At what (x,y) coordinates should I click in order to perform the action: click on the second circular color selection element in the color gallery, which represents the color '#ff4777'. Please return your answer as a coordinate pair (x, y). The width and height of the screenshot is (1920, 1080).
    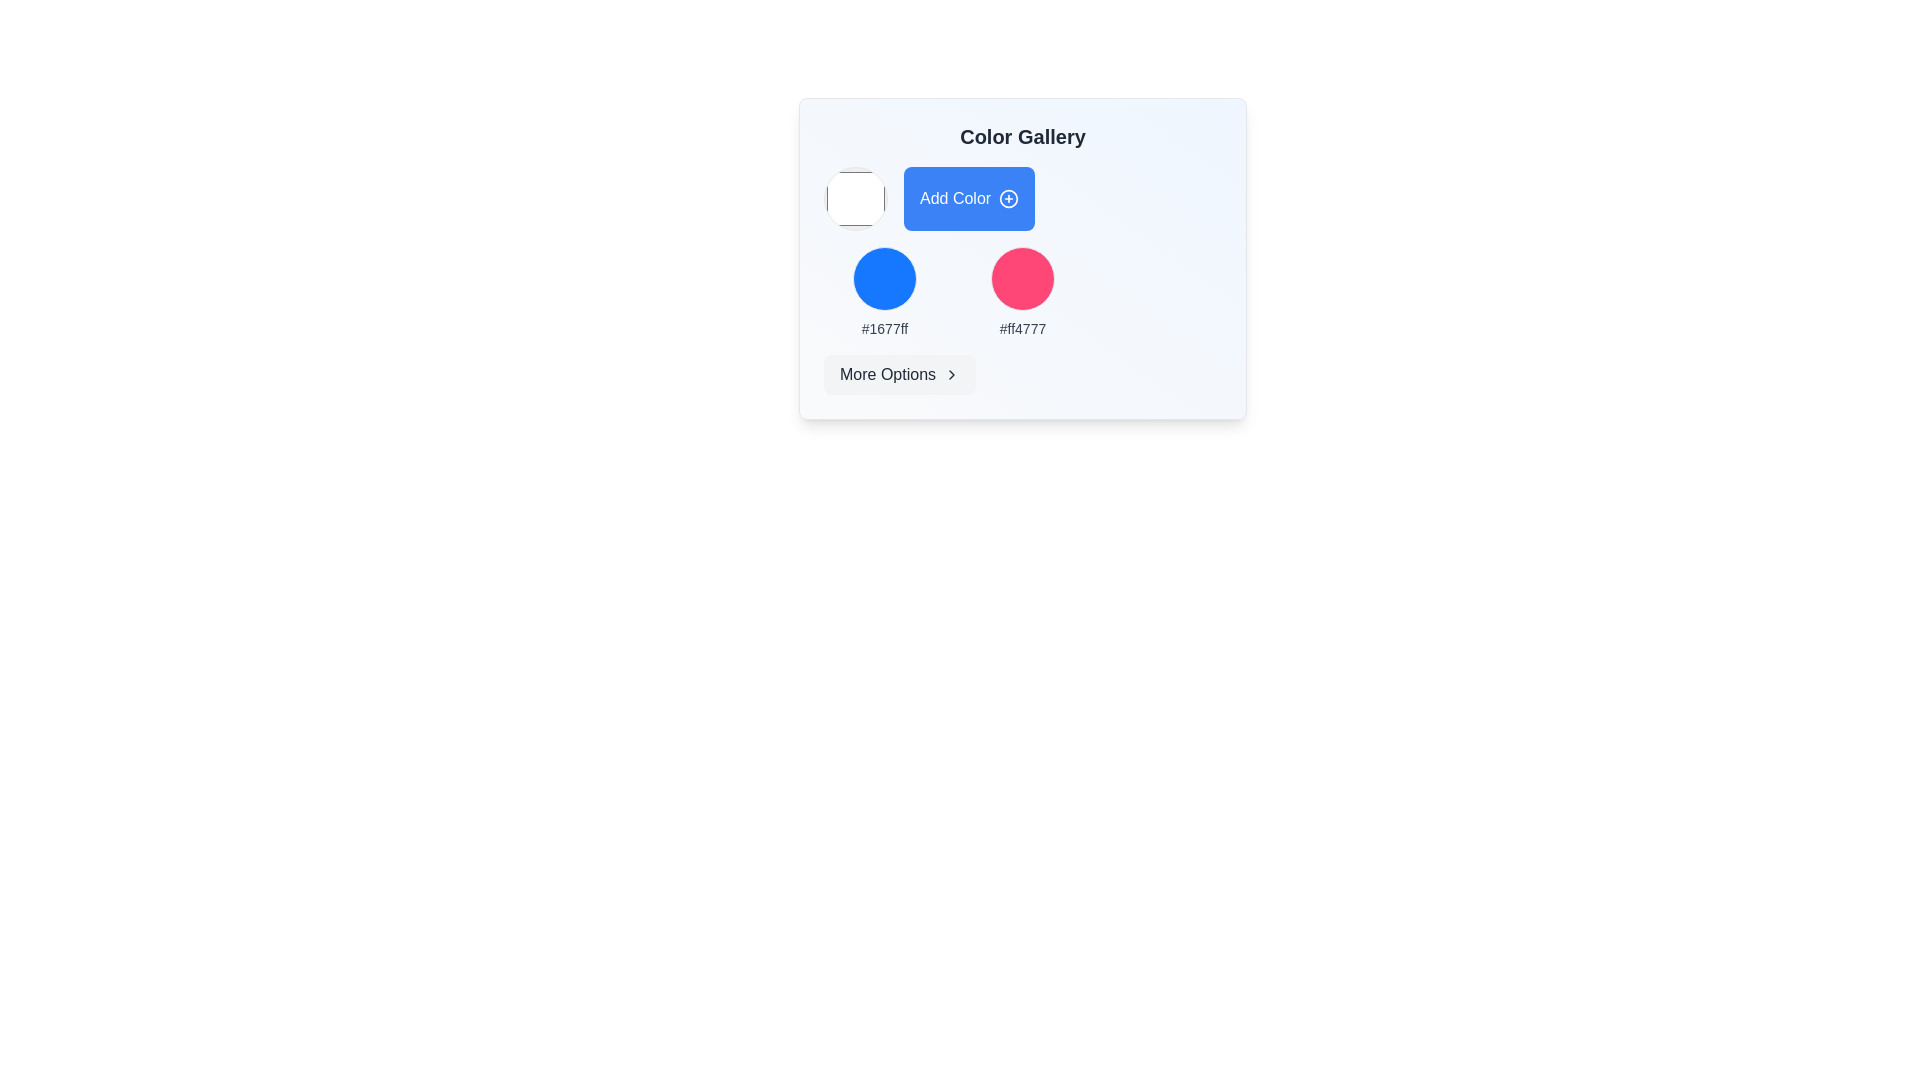
    Looking at the image, I should click on (1022, 257).